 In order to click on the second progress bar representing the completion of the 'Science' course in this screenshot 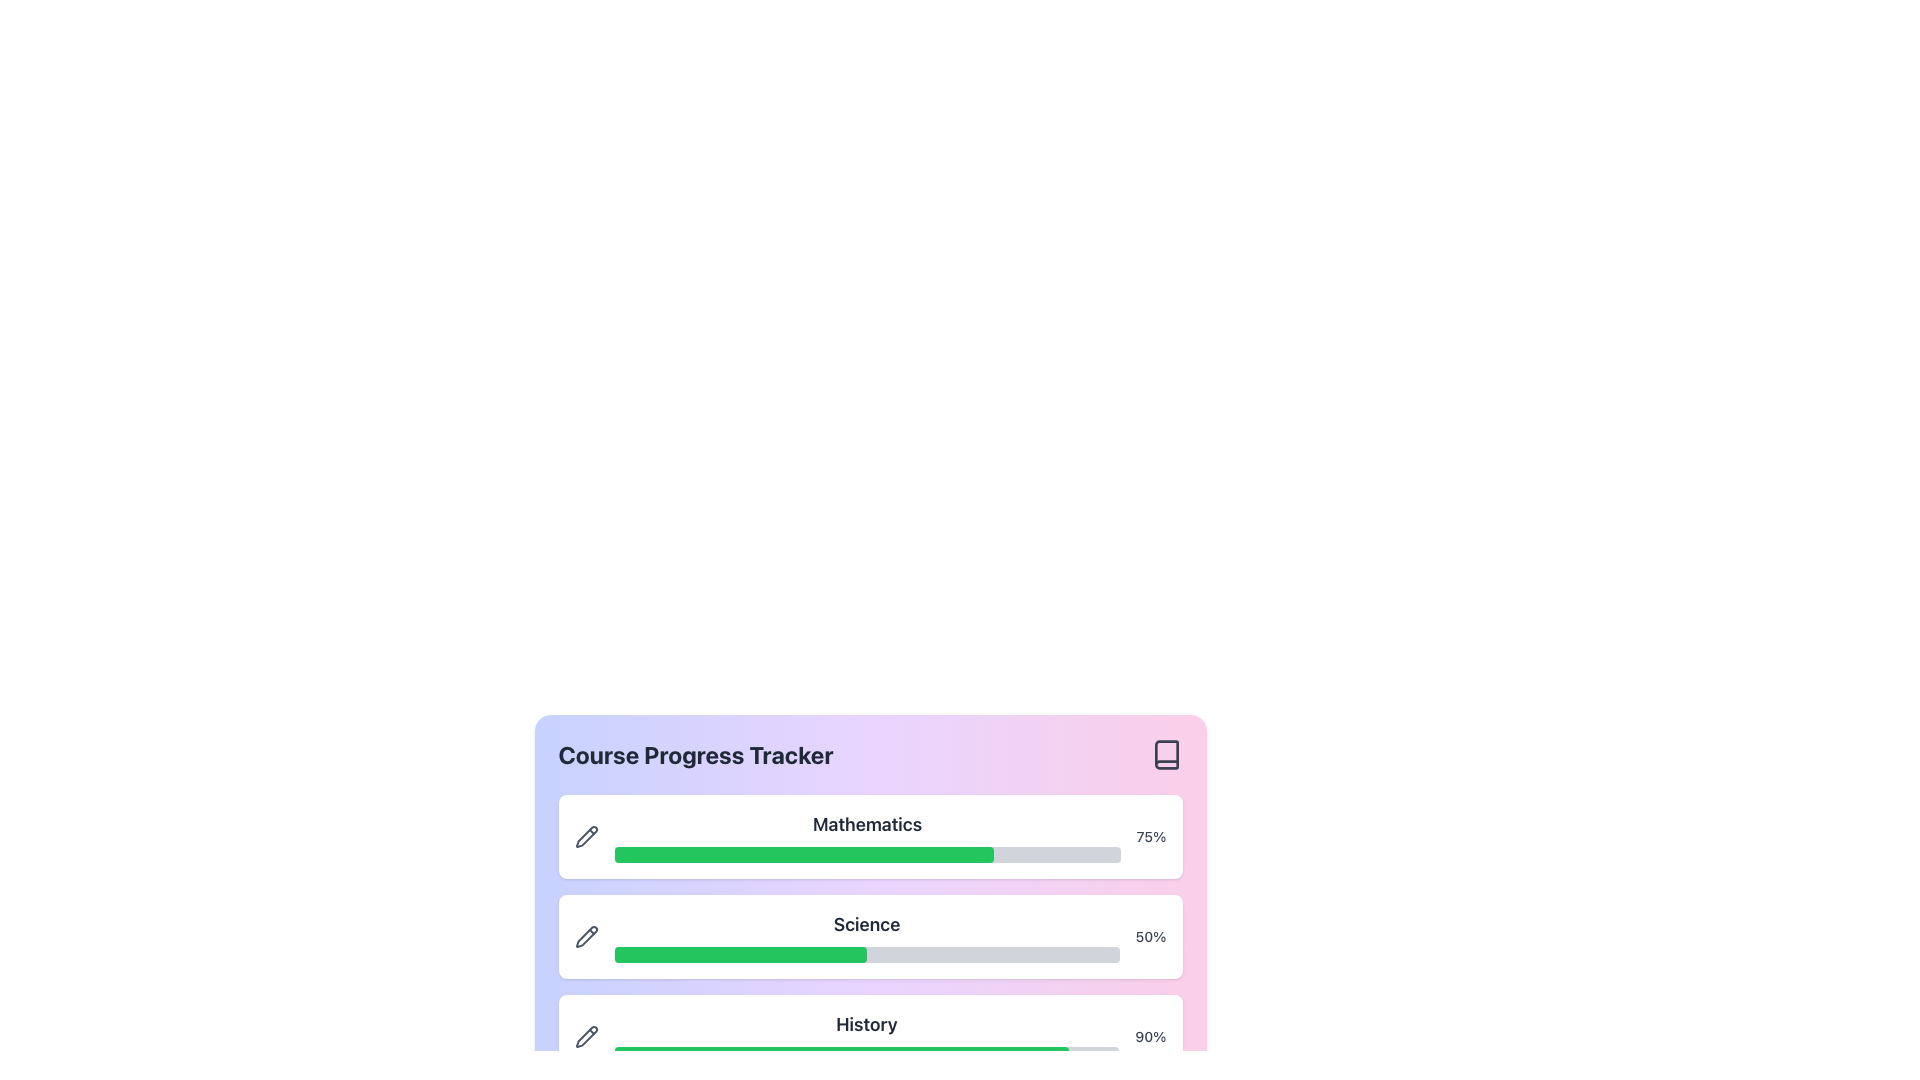, I will do `click(870, 937)`.